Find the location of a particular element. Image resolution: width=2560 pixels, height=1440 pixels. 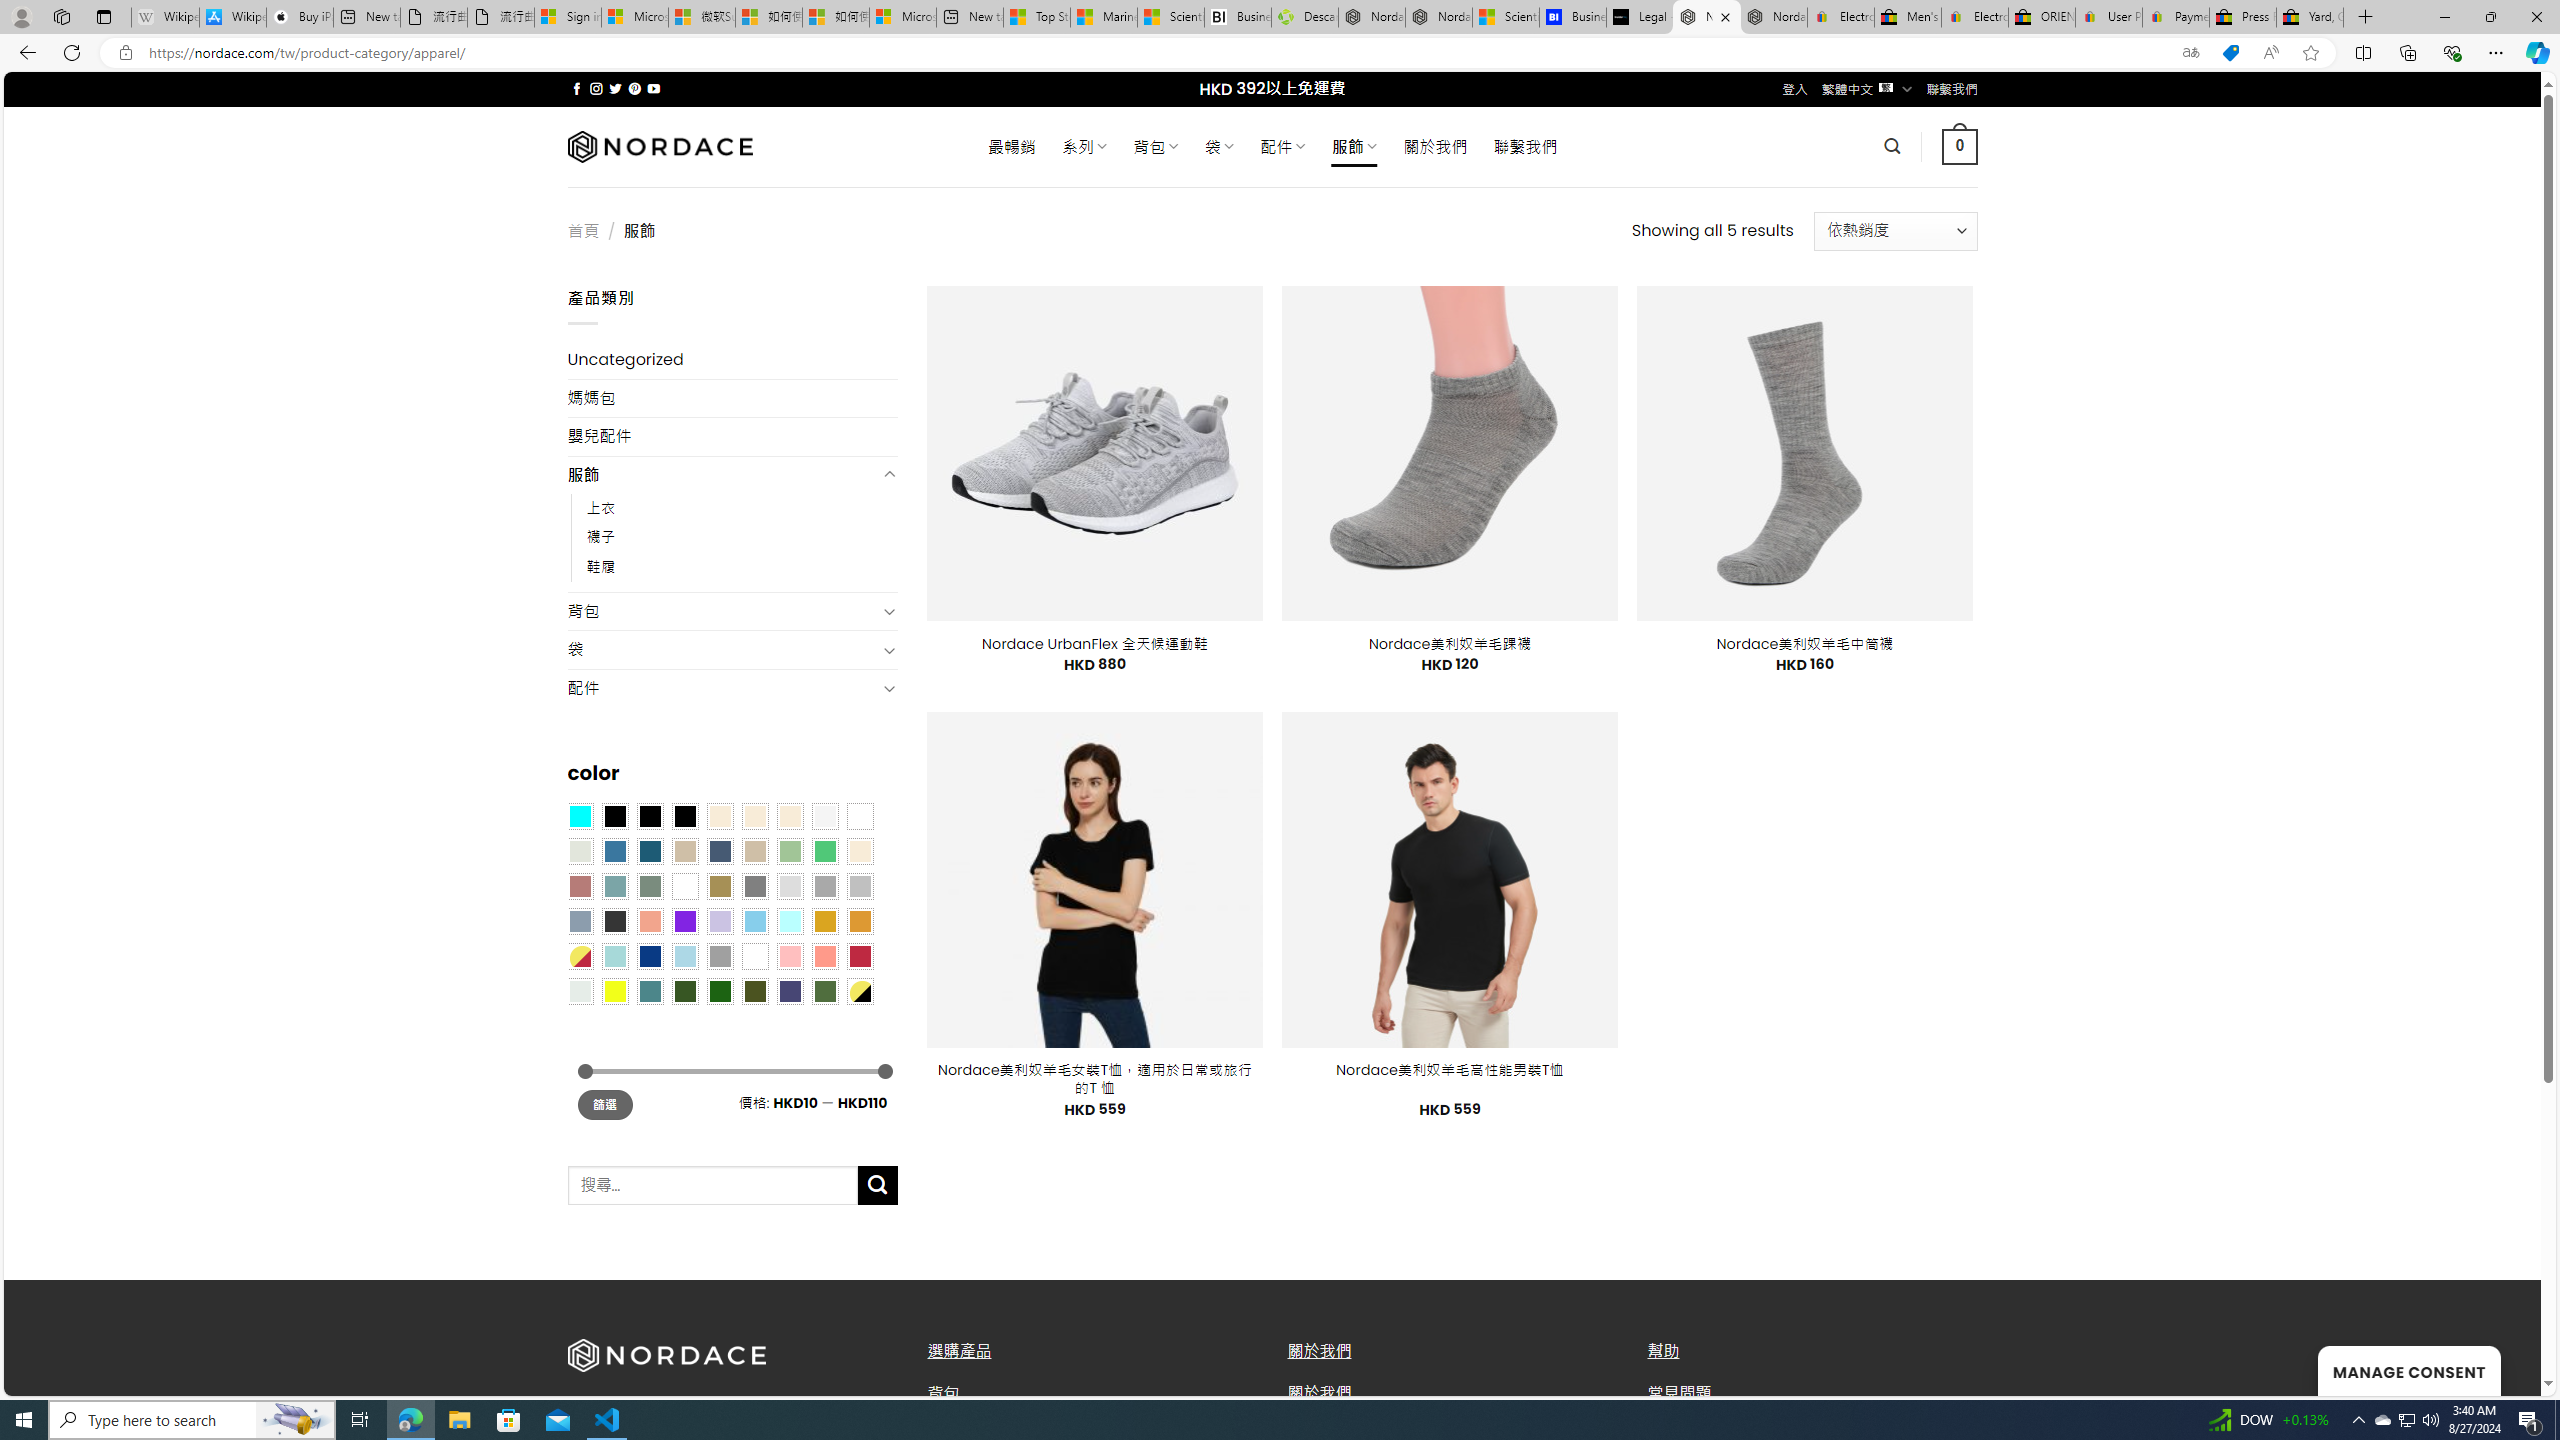

'Cream' is located at coordinates (790, 815).